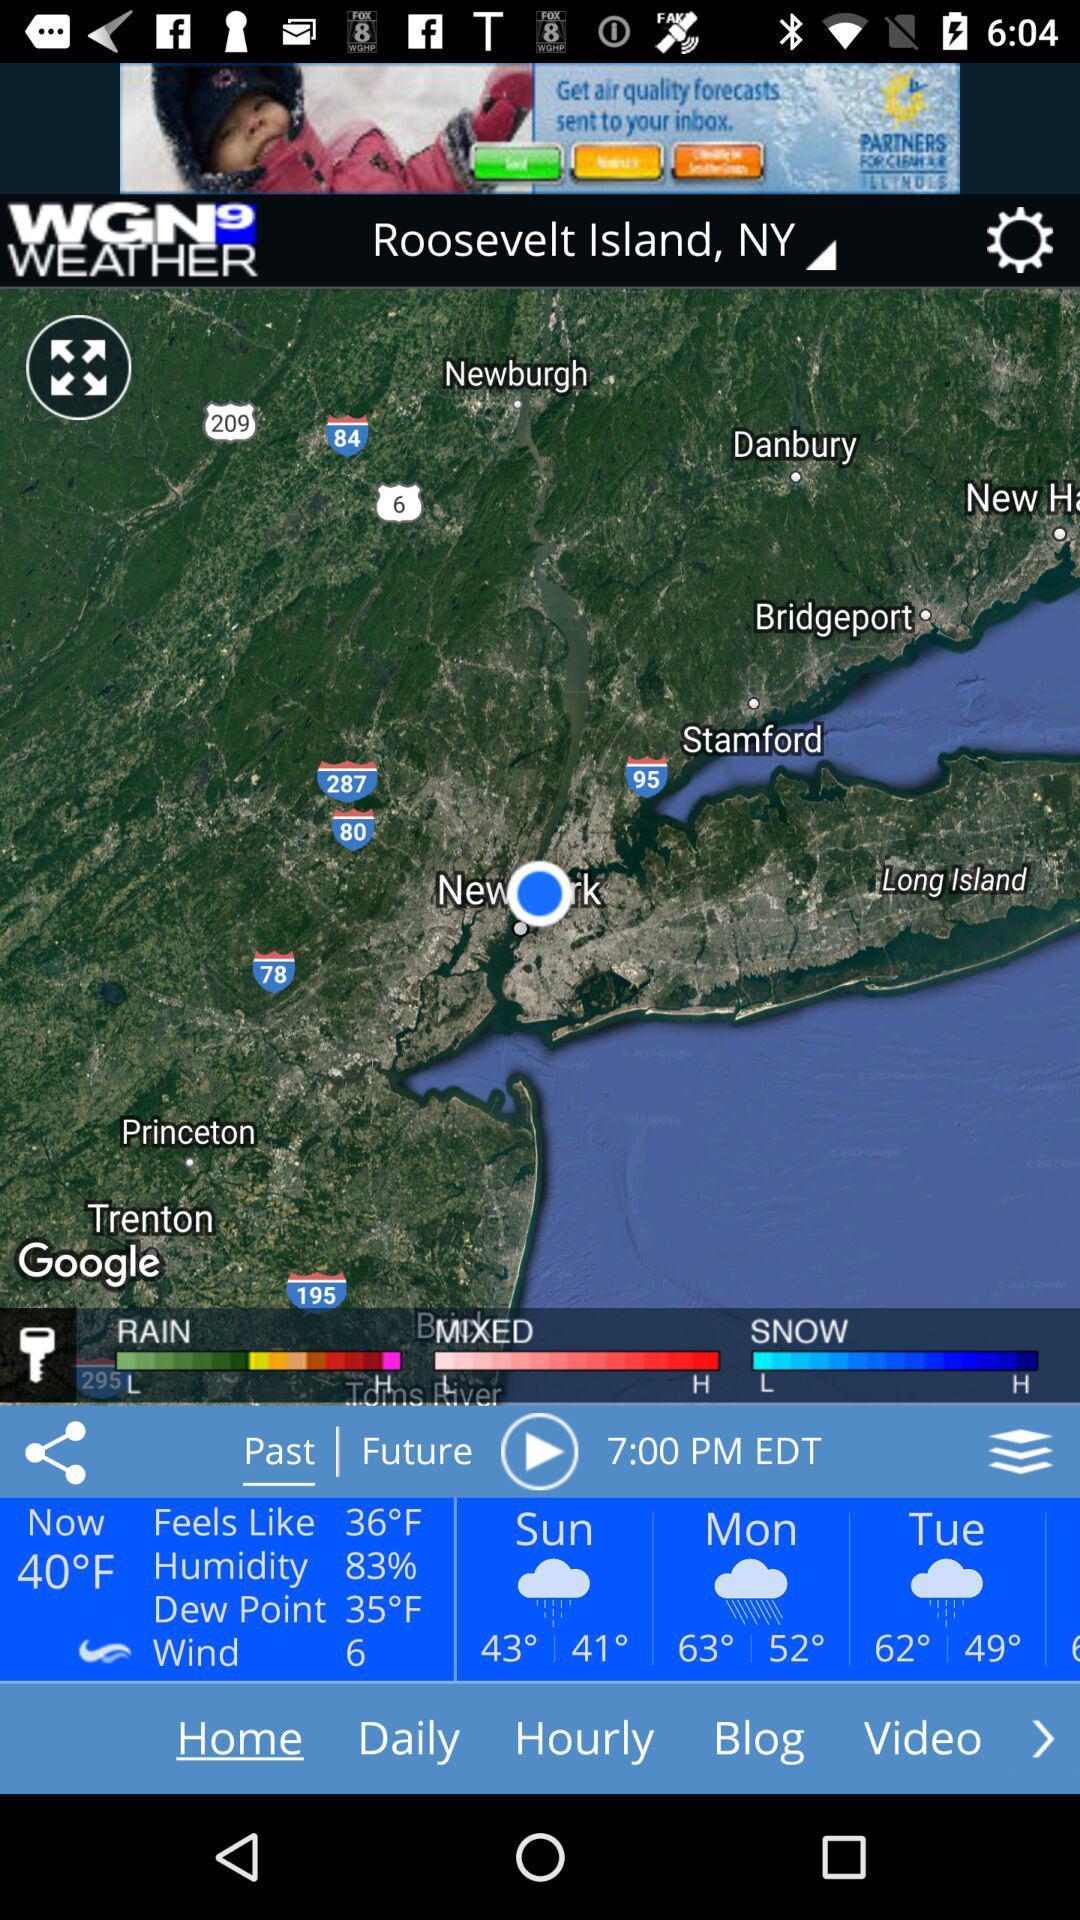 The width and height of the screenshot is (1080, 1920). What do you see at coordinates (538, 1451) in the screenshot?
I see `the item next to the 7 00 pm` at bounding box center [538, 1451].